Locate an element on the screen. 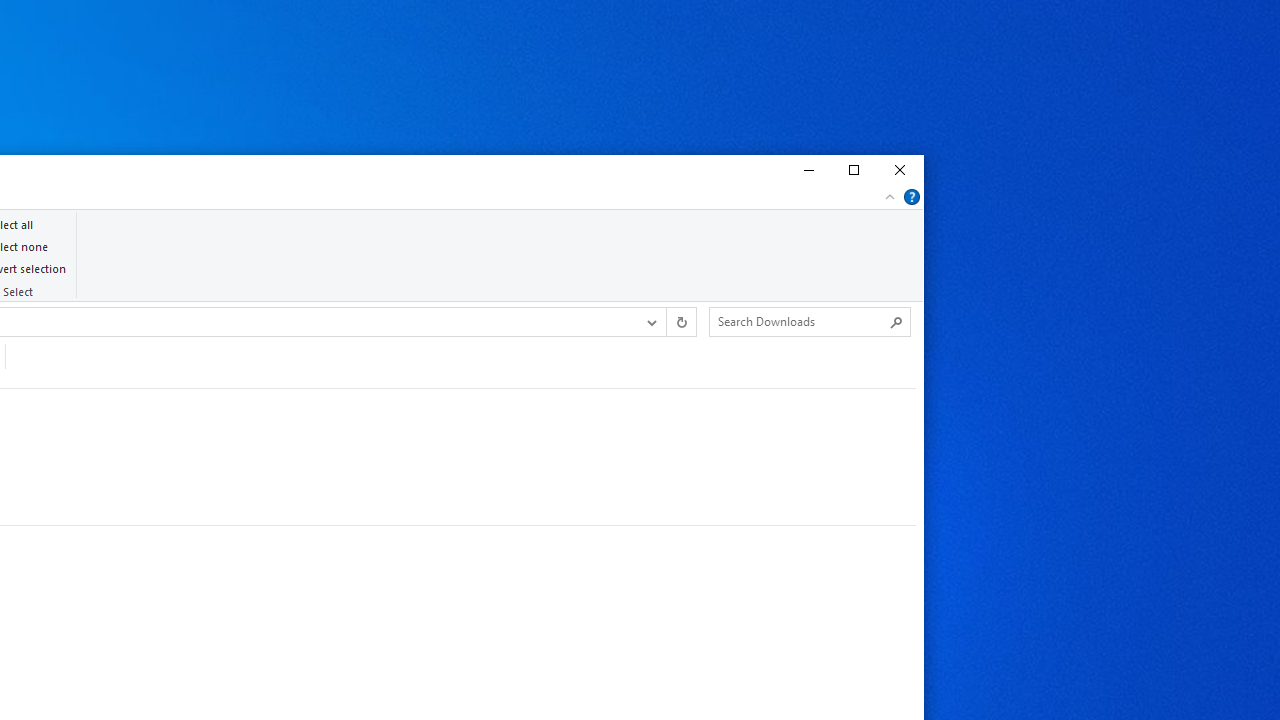 This screenshot has width=1280, height=720. 'Maximize' is located at coordinates (853, 170).